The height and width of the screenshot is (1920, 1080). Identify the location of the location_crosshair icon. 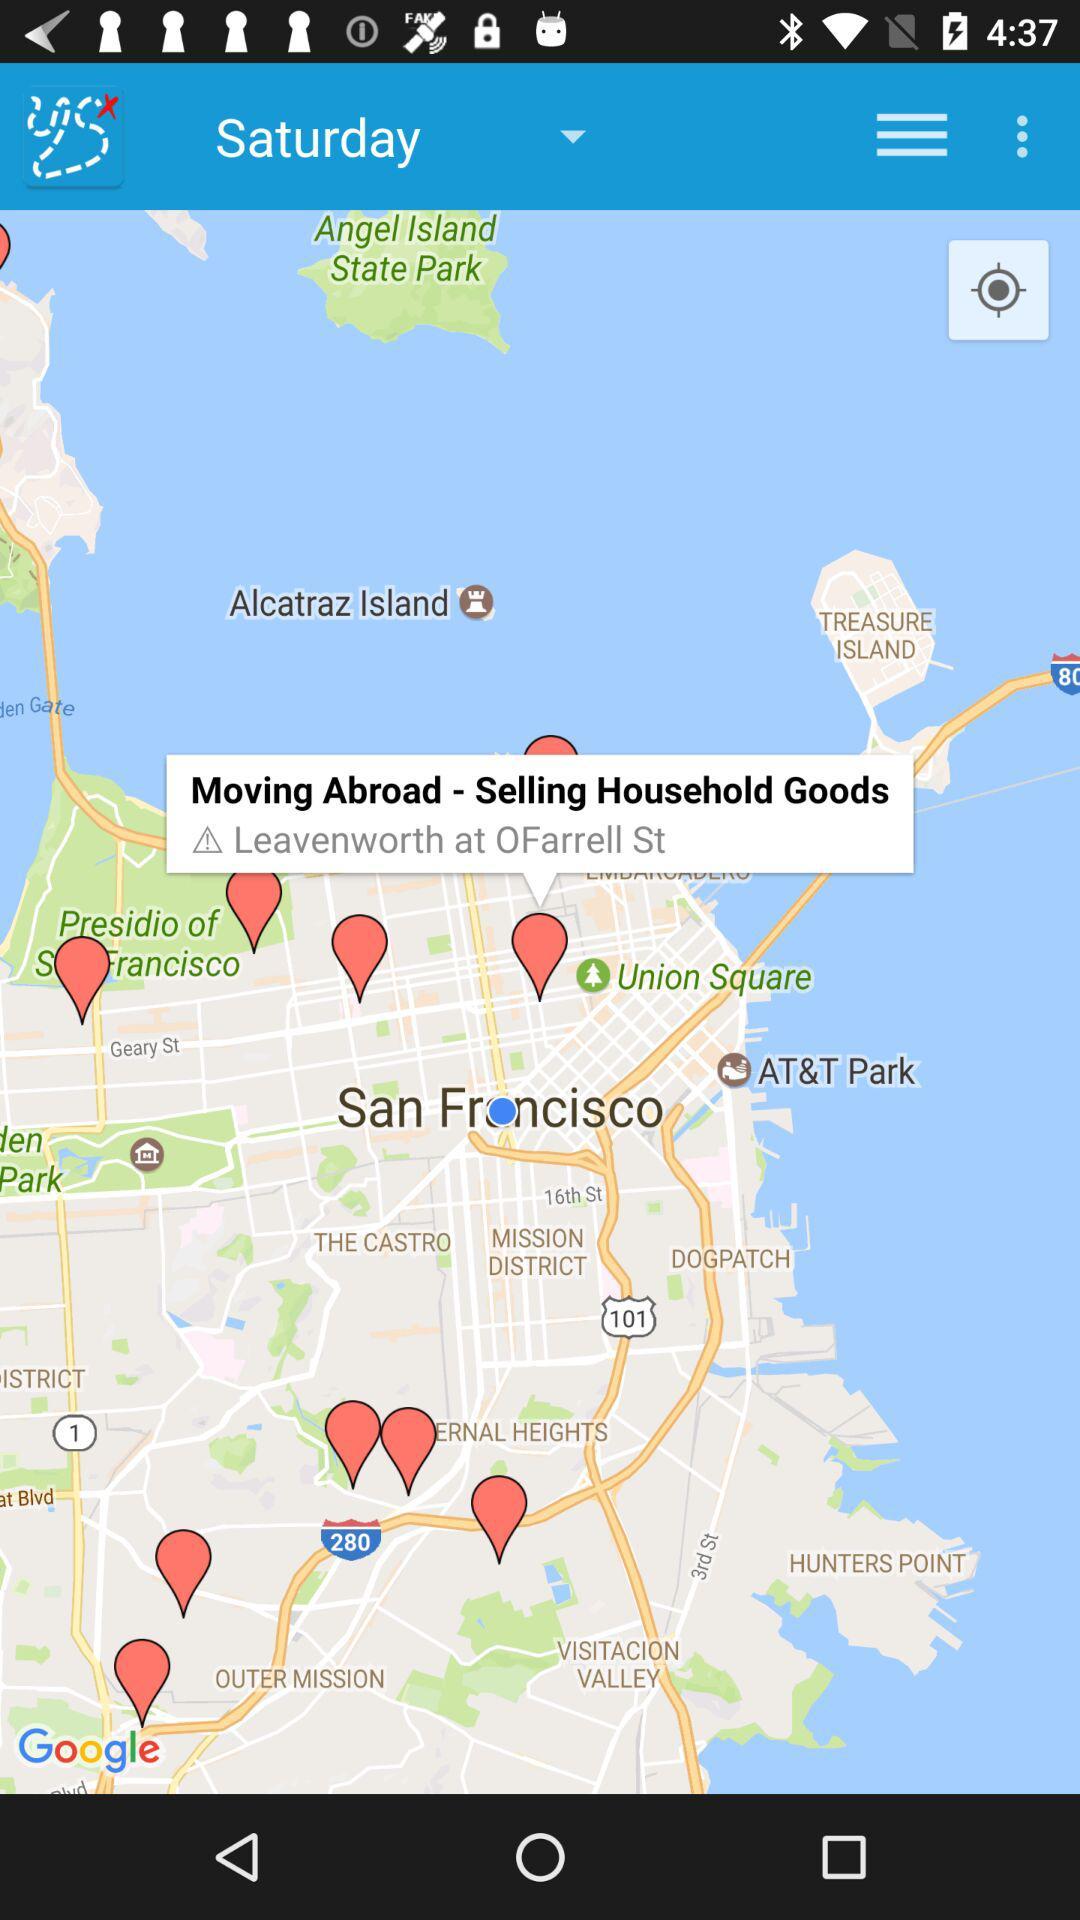
(998, 290).